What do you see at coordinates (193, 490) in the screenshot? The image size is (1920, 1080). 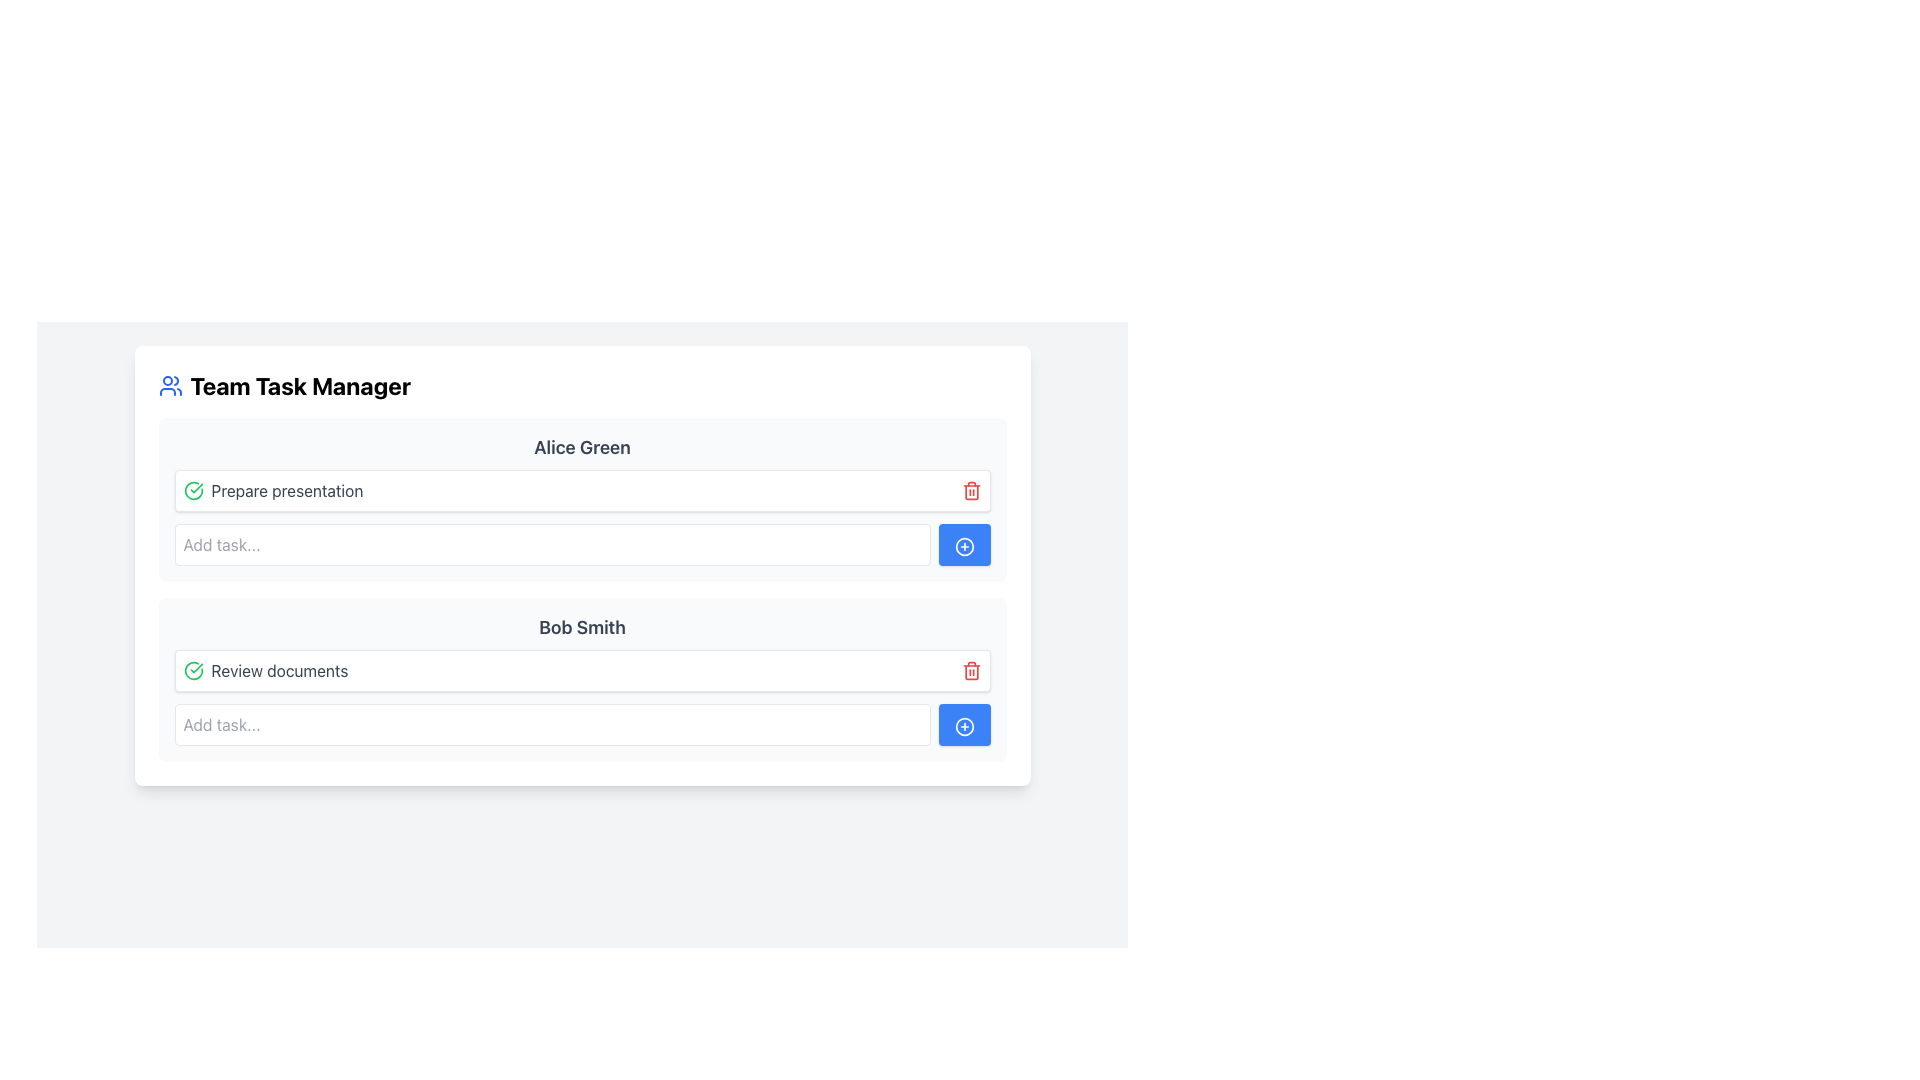 I see `the status represented by the completion icon for the 'Prepare presentation' task under 'Alice Green'` at bounding box center [193, 490].